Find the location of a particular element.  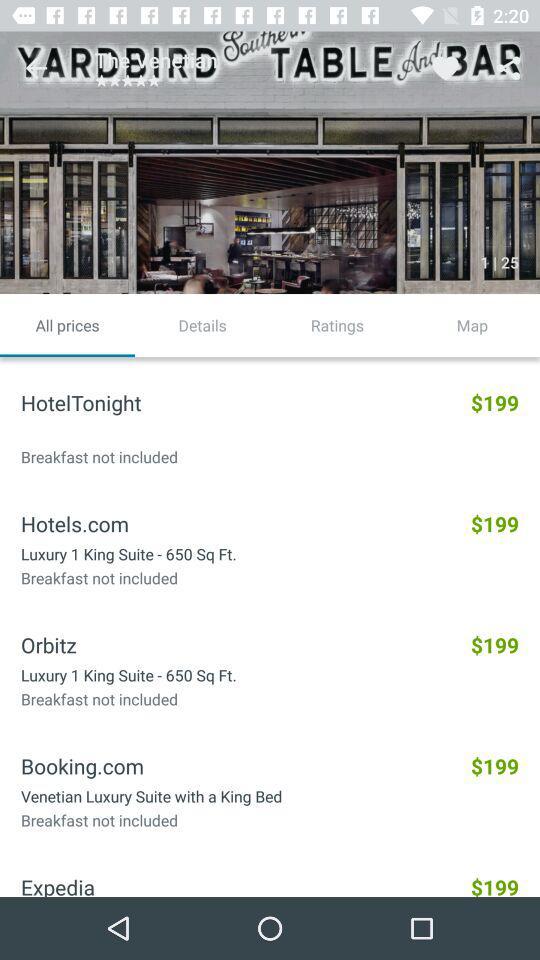

the details item is located at coordinates (202, 325).